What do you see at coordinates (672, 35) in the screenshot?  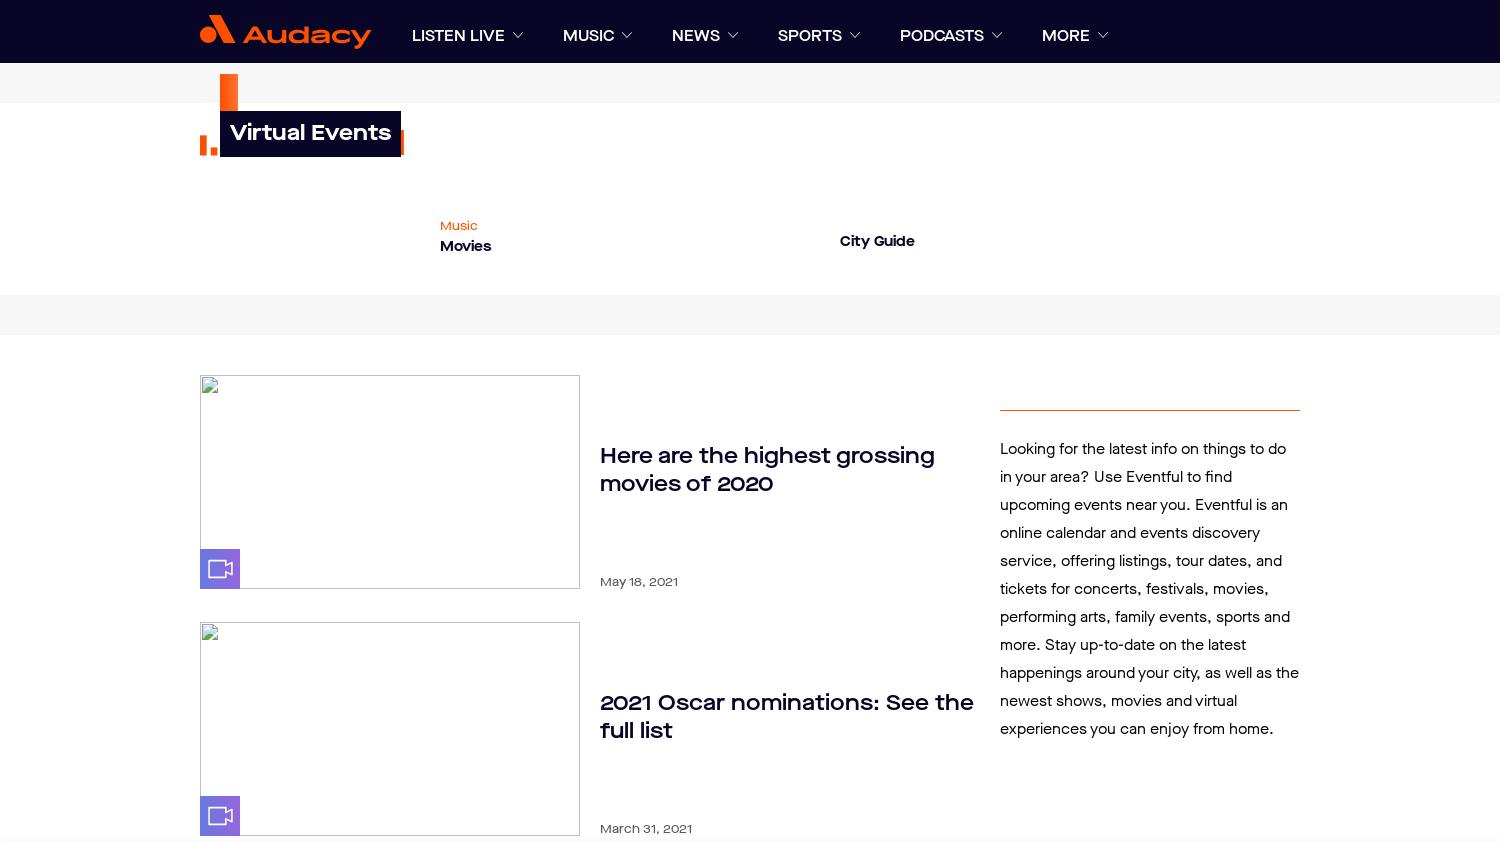 I see `'news'` at bounding box center [672, 35].